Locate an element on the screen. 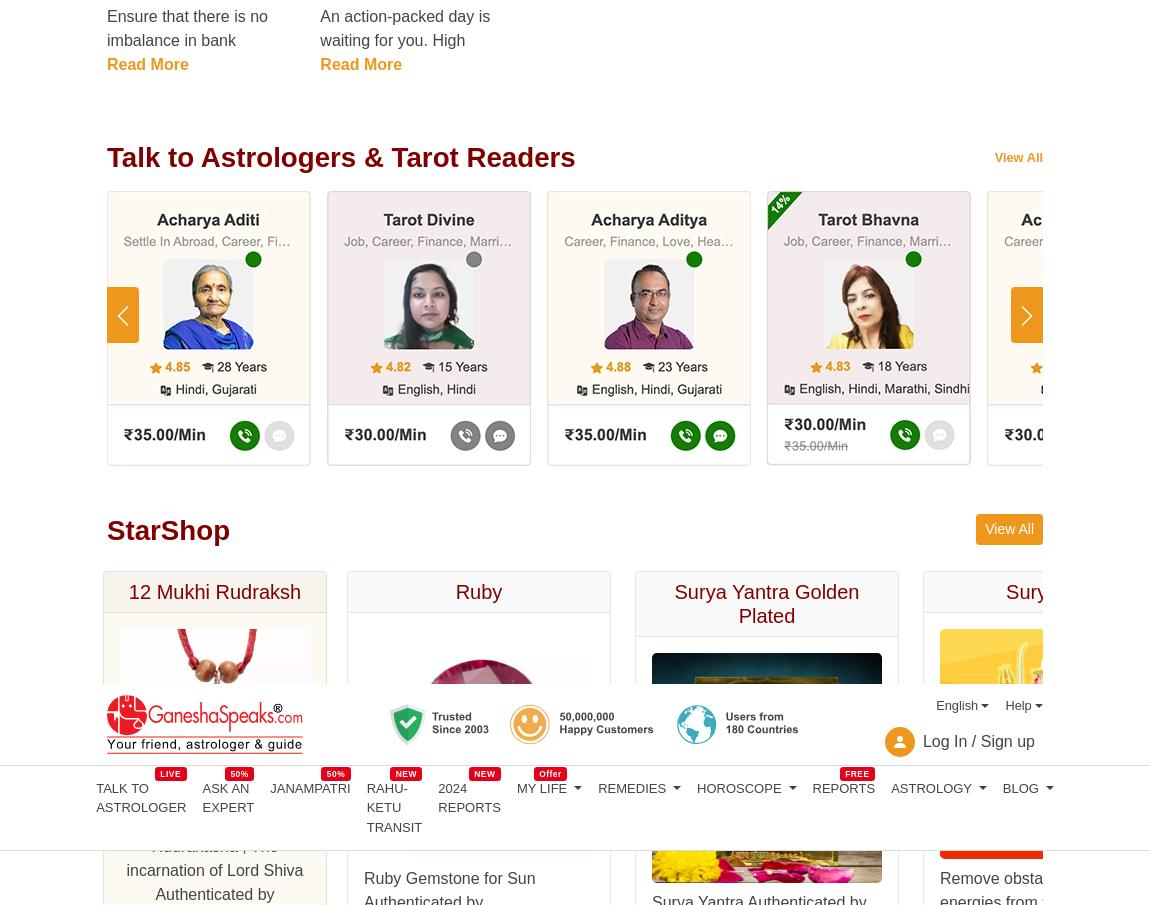 The width and height of the screenshot is (1150, 905). 'Politics' is located at coordinates (237, 18).